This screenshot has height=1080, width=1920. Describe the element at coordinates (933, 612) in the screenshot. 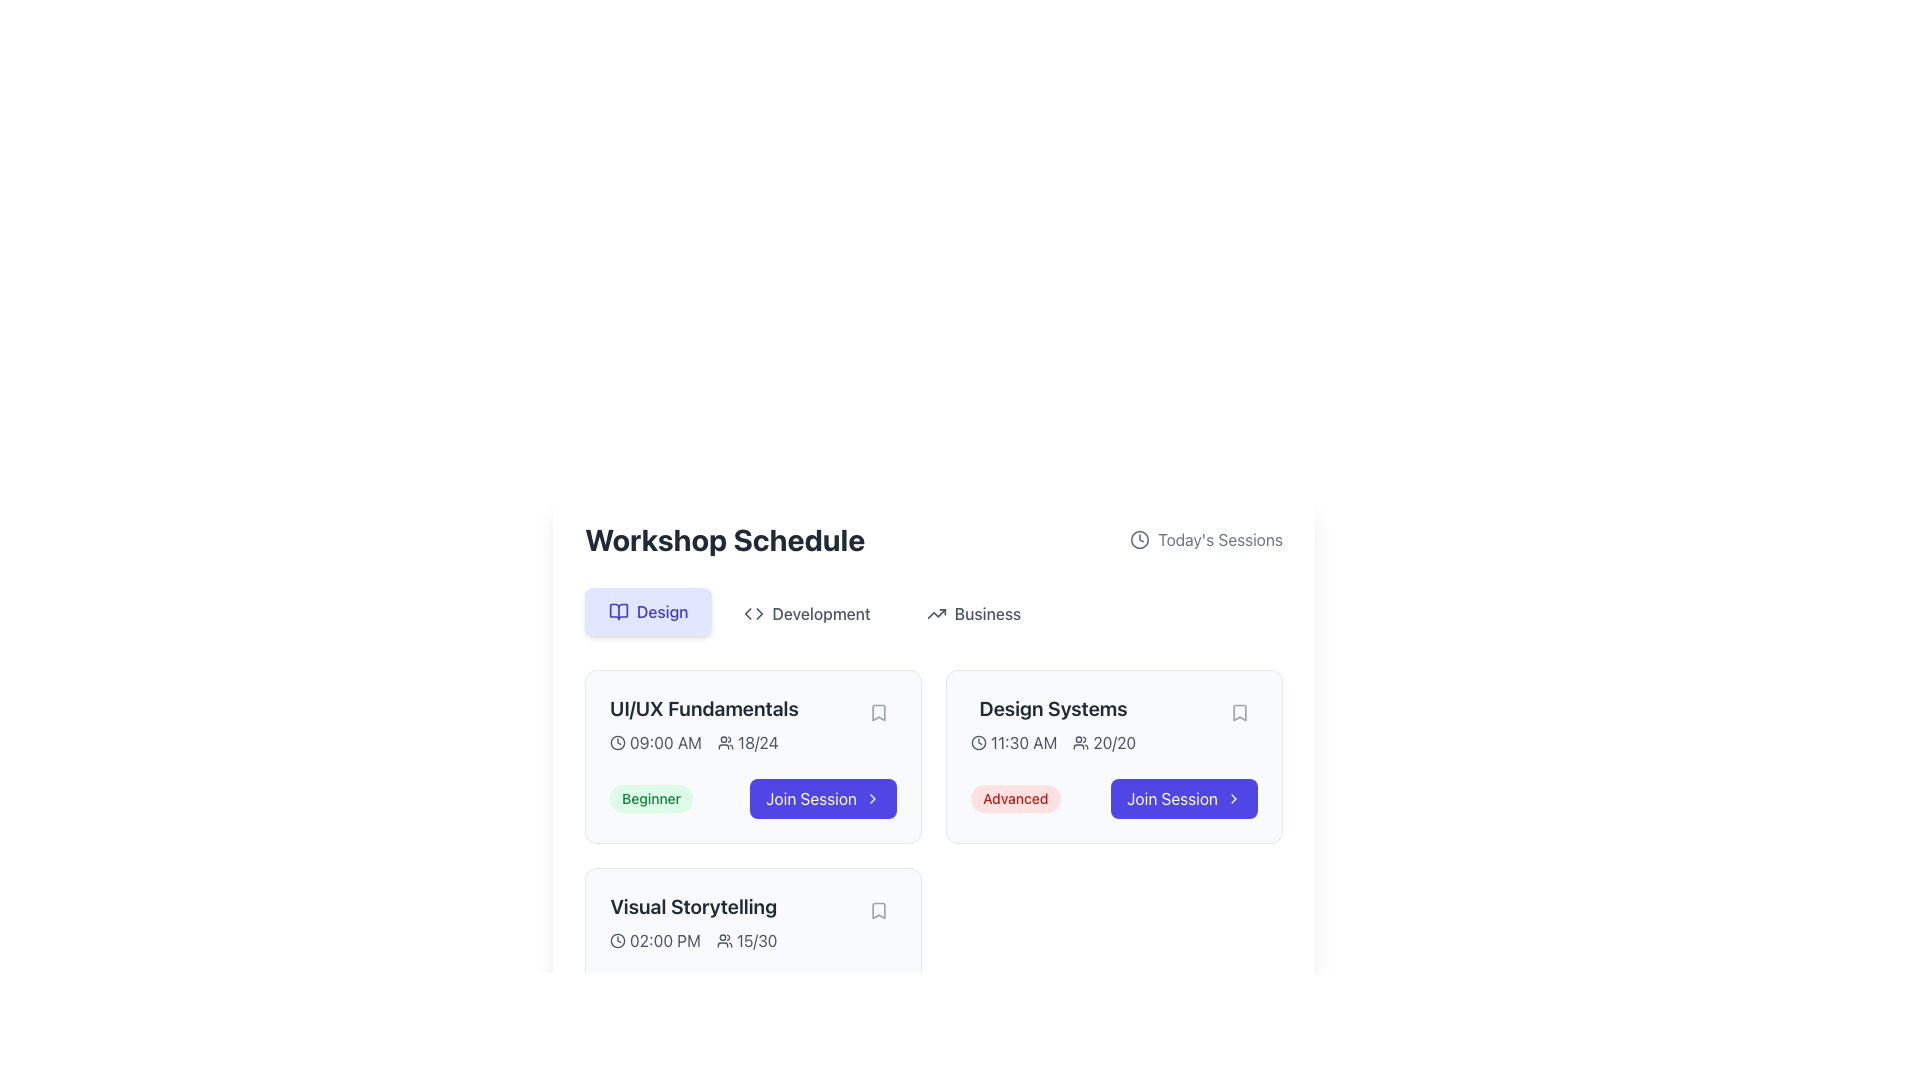

I see `the 'Business' tab in the Navigation Tabs` at that location.